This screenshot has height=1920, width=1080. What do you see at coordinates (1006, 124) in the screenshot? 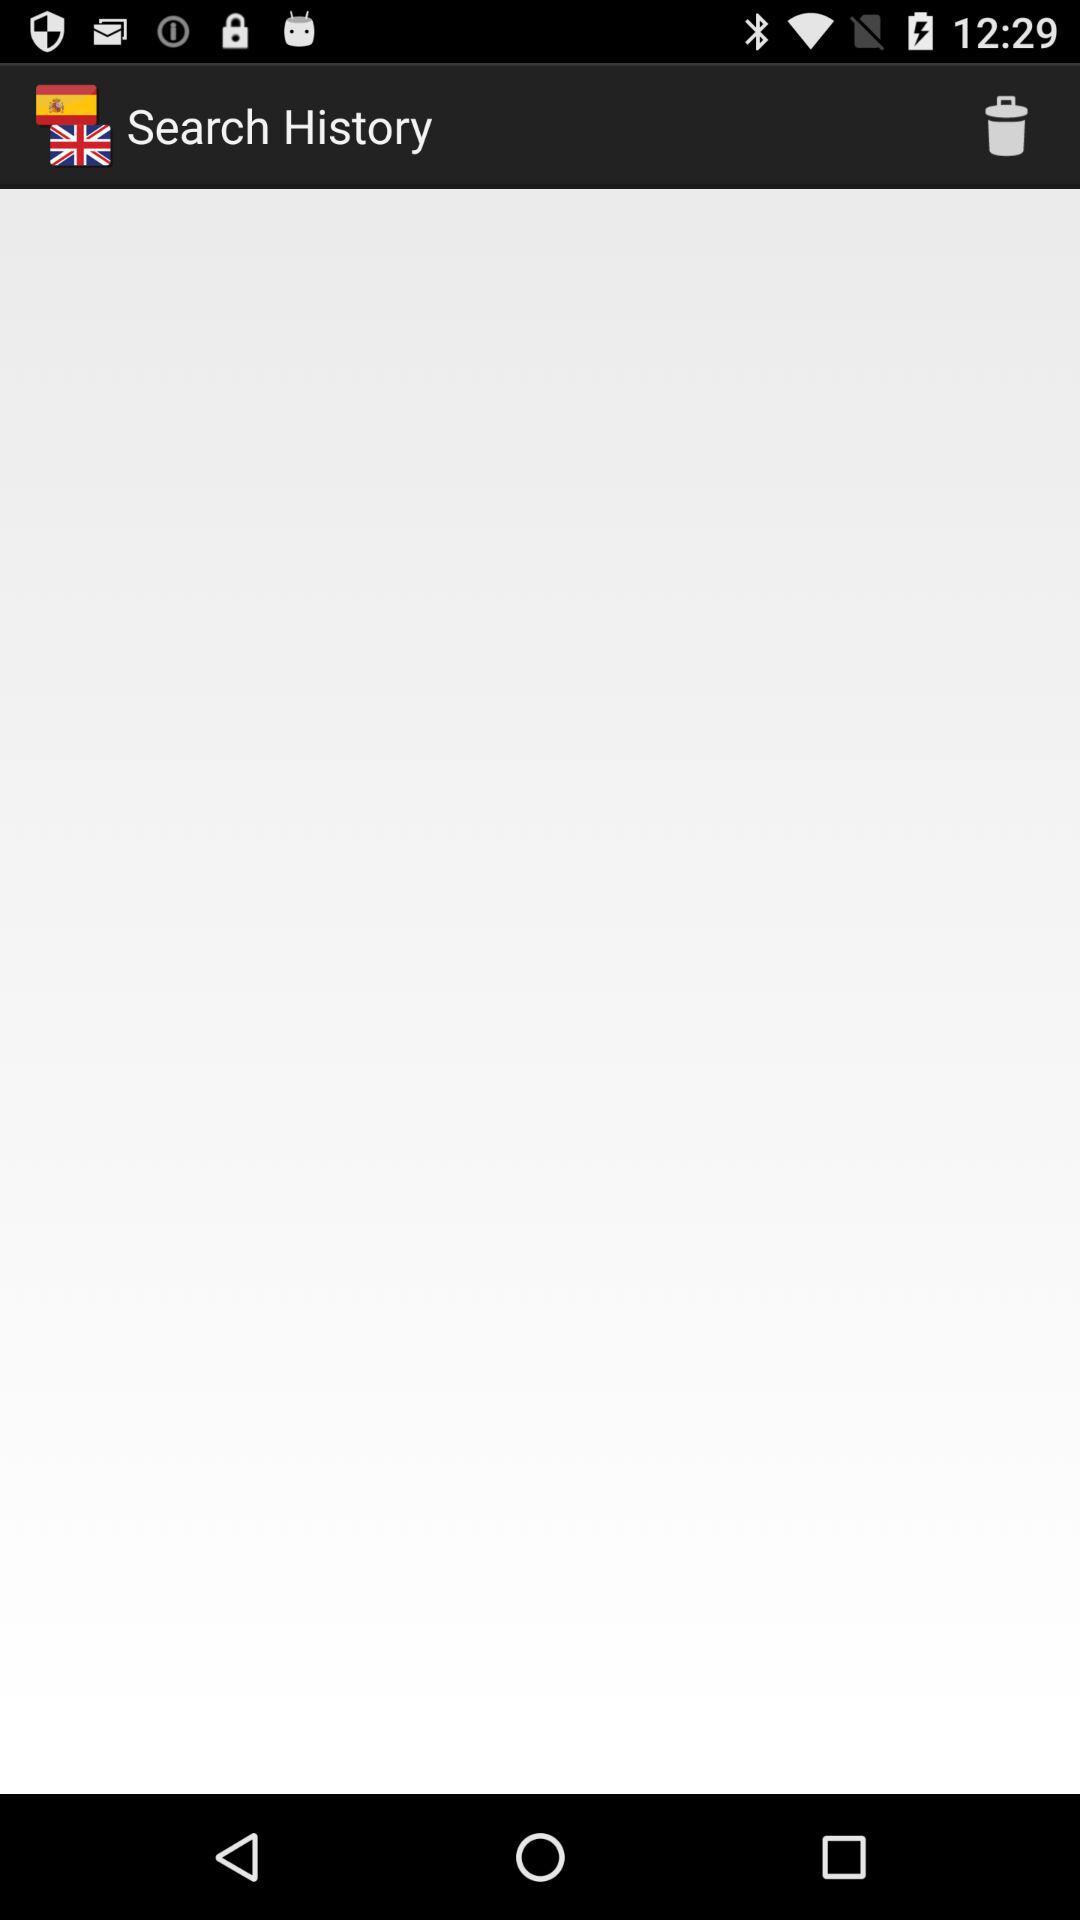
I see `app next to search history` at bounding box center [1006, 124].